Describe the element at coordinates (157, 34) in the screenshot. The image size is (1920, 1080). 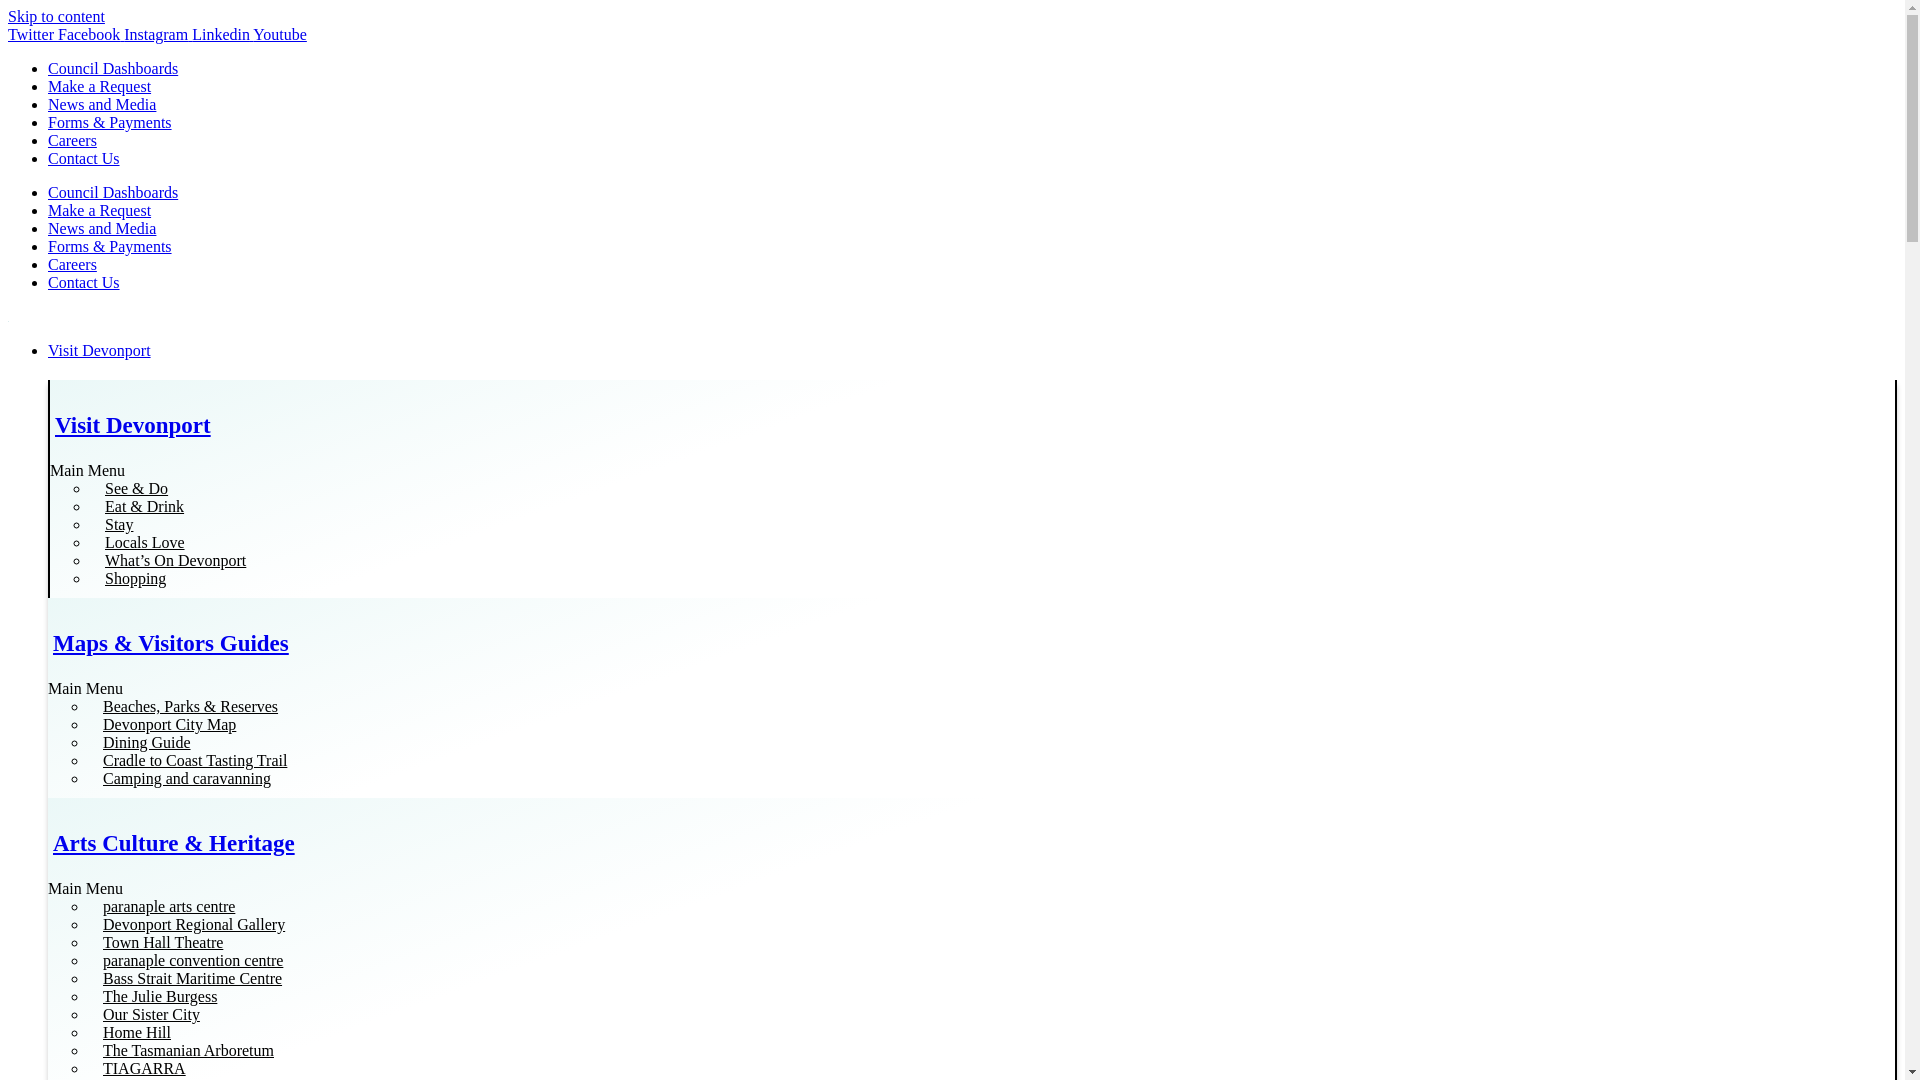
I see `'Instagram'` at that location.